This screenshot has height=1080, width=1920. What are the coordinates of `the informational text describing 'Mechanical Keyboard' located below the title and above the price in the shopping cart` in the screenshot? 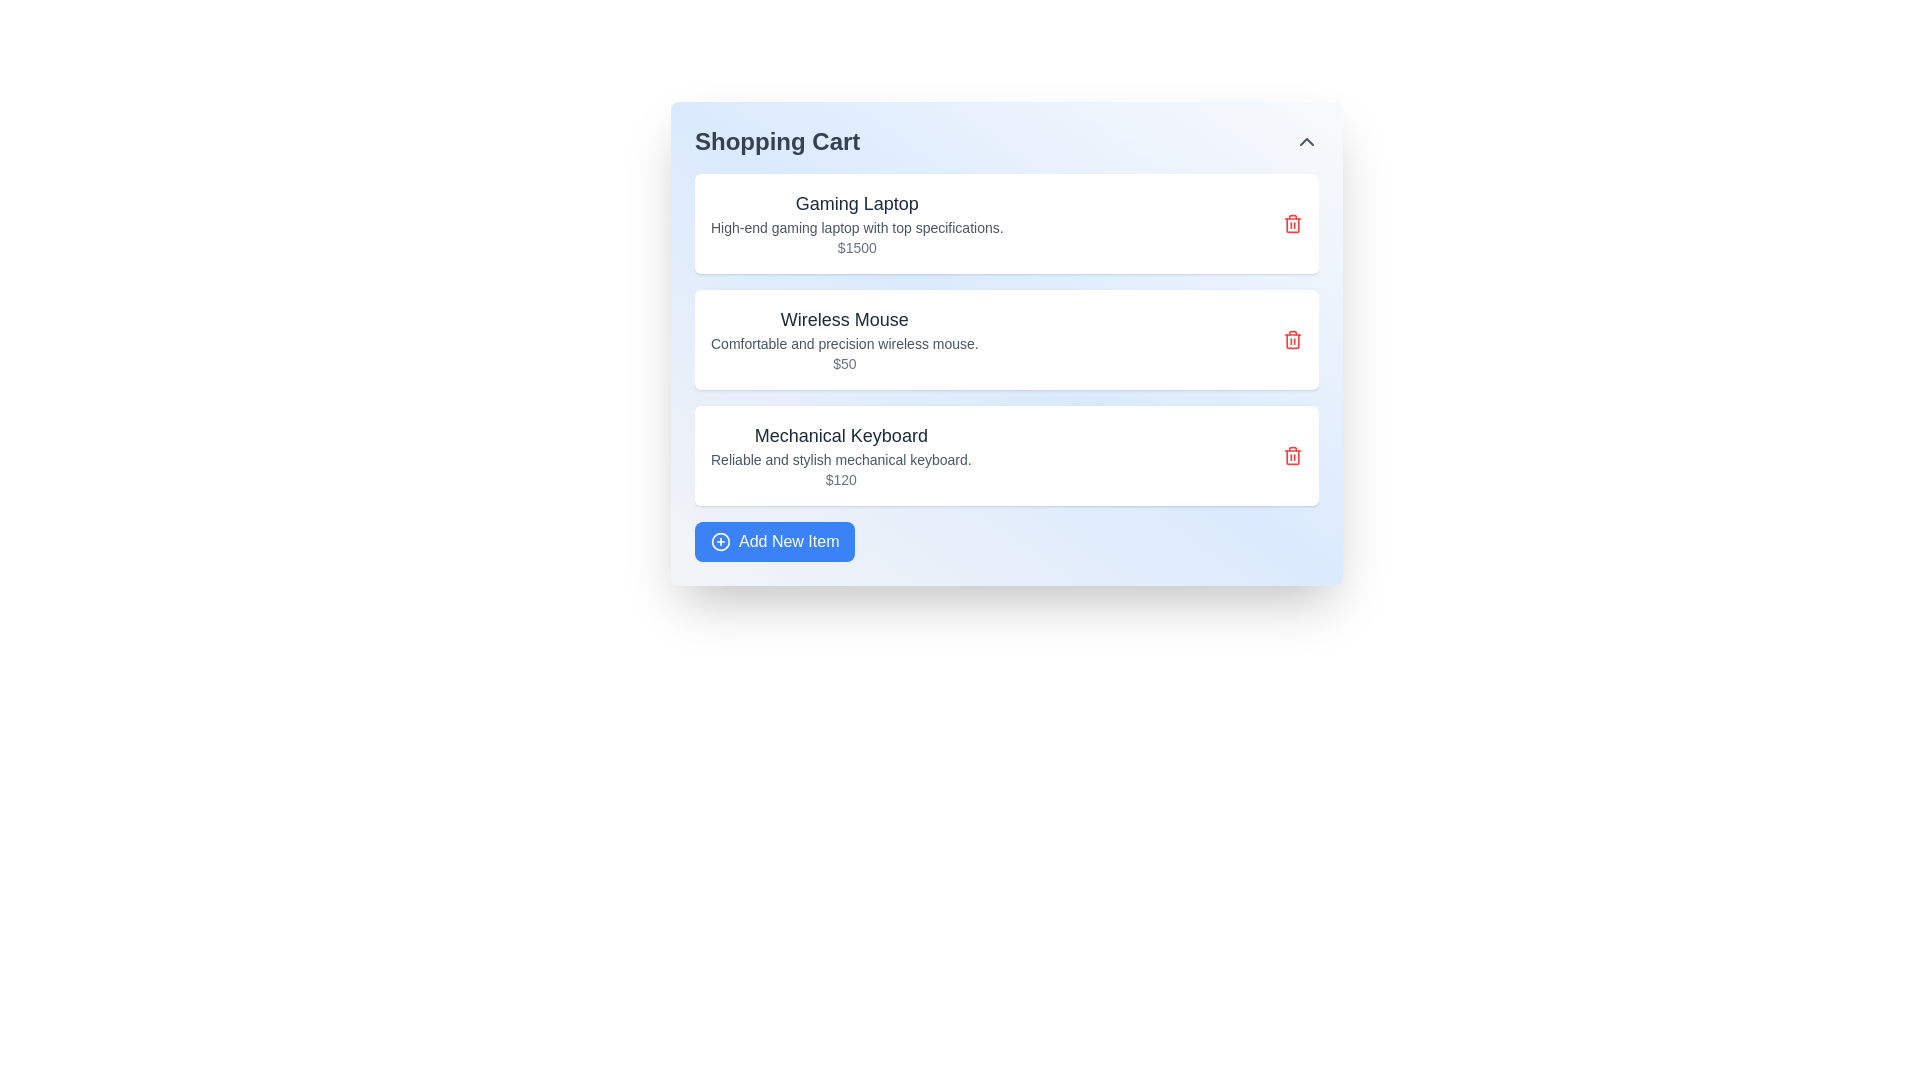 It's located at (841, 459).